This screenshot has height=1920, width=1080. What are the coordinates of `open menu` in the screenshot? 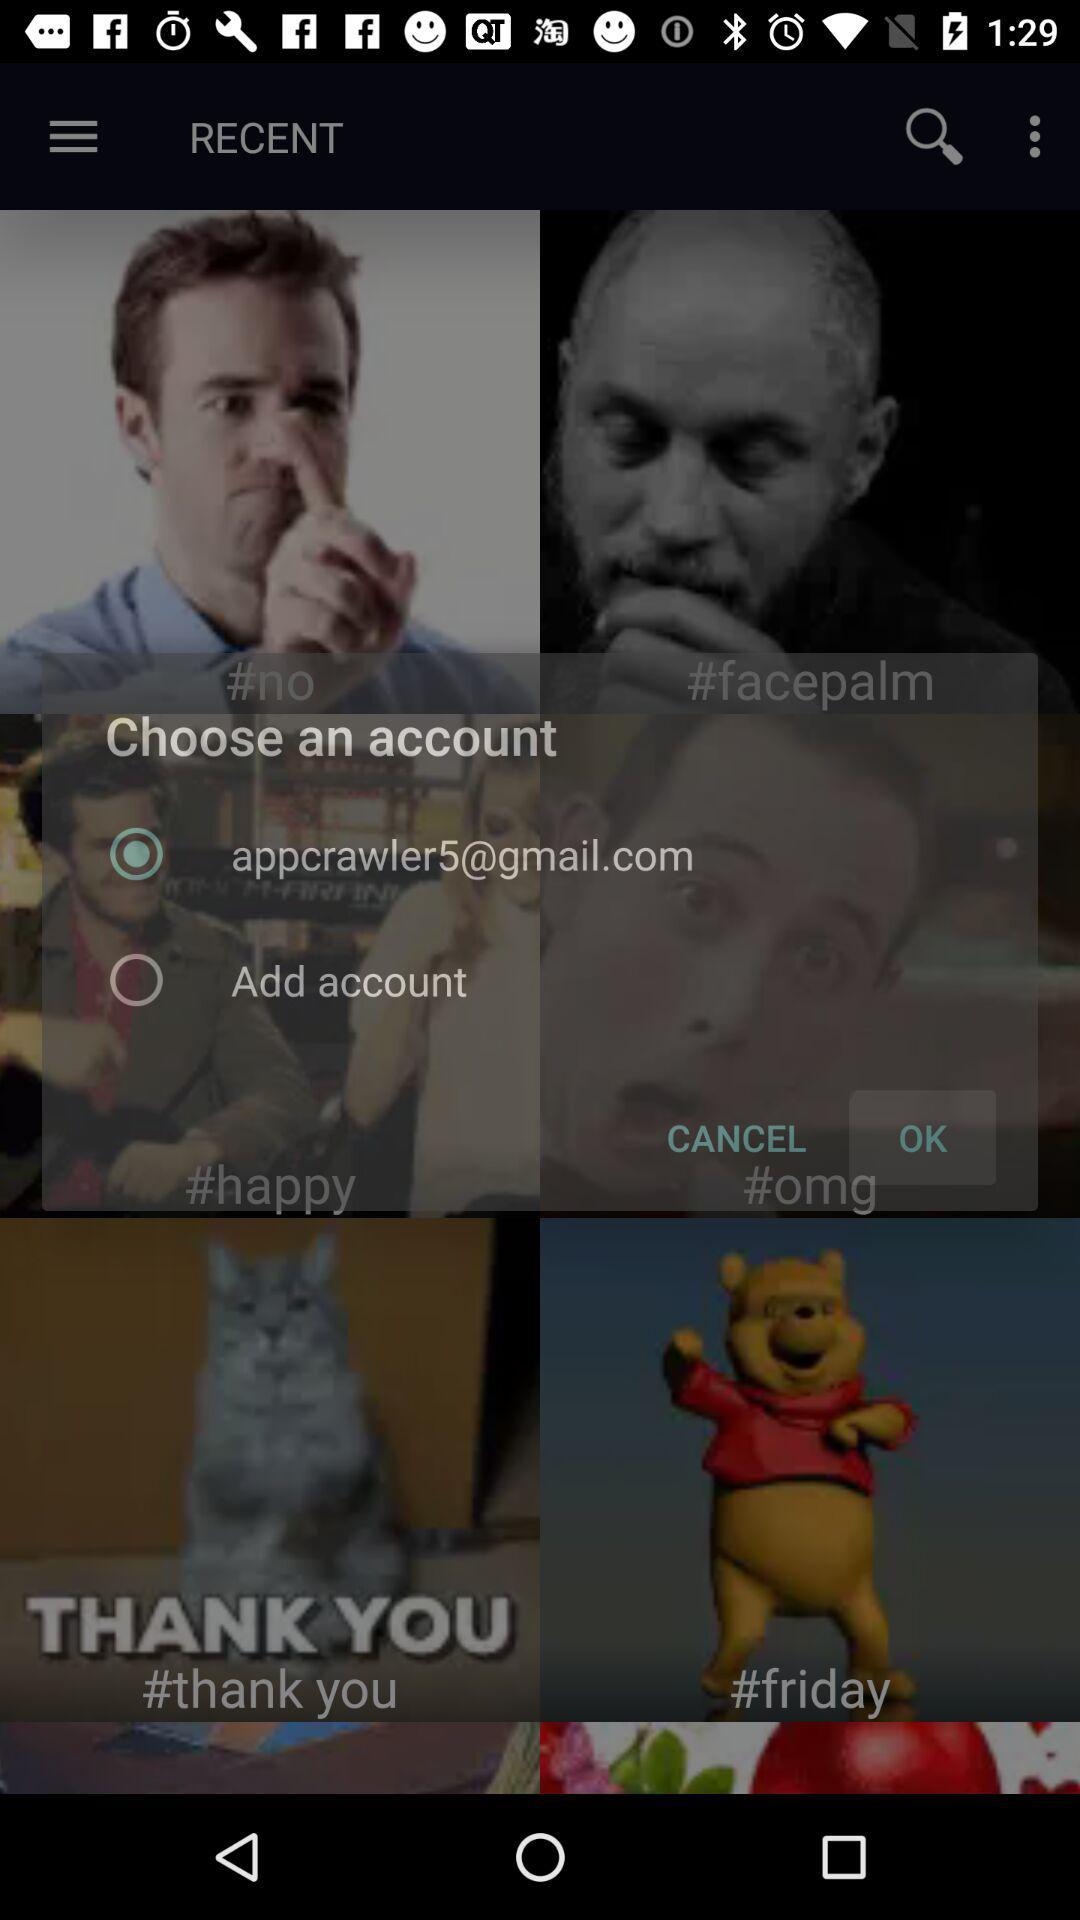 It's located at (1034, 135).